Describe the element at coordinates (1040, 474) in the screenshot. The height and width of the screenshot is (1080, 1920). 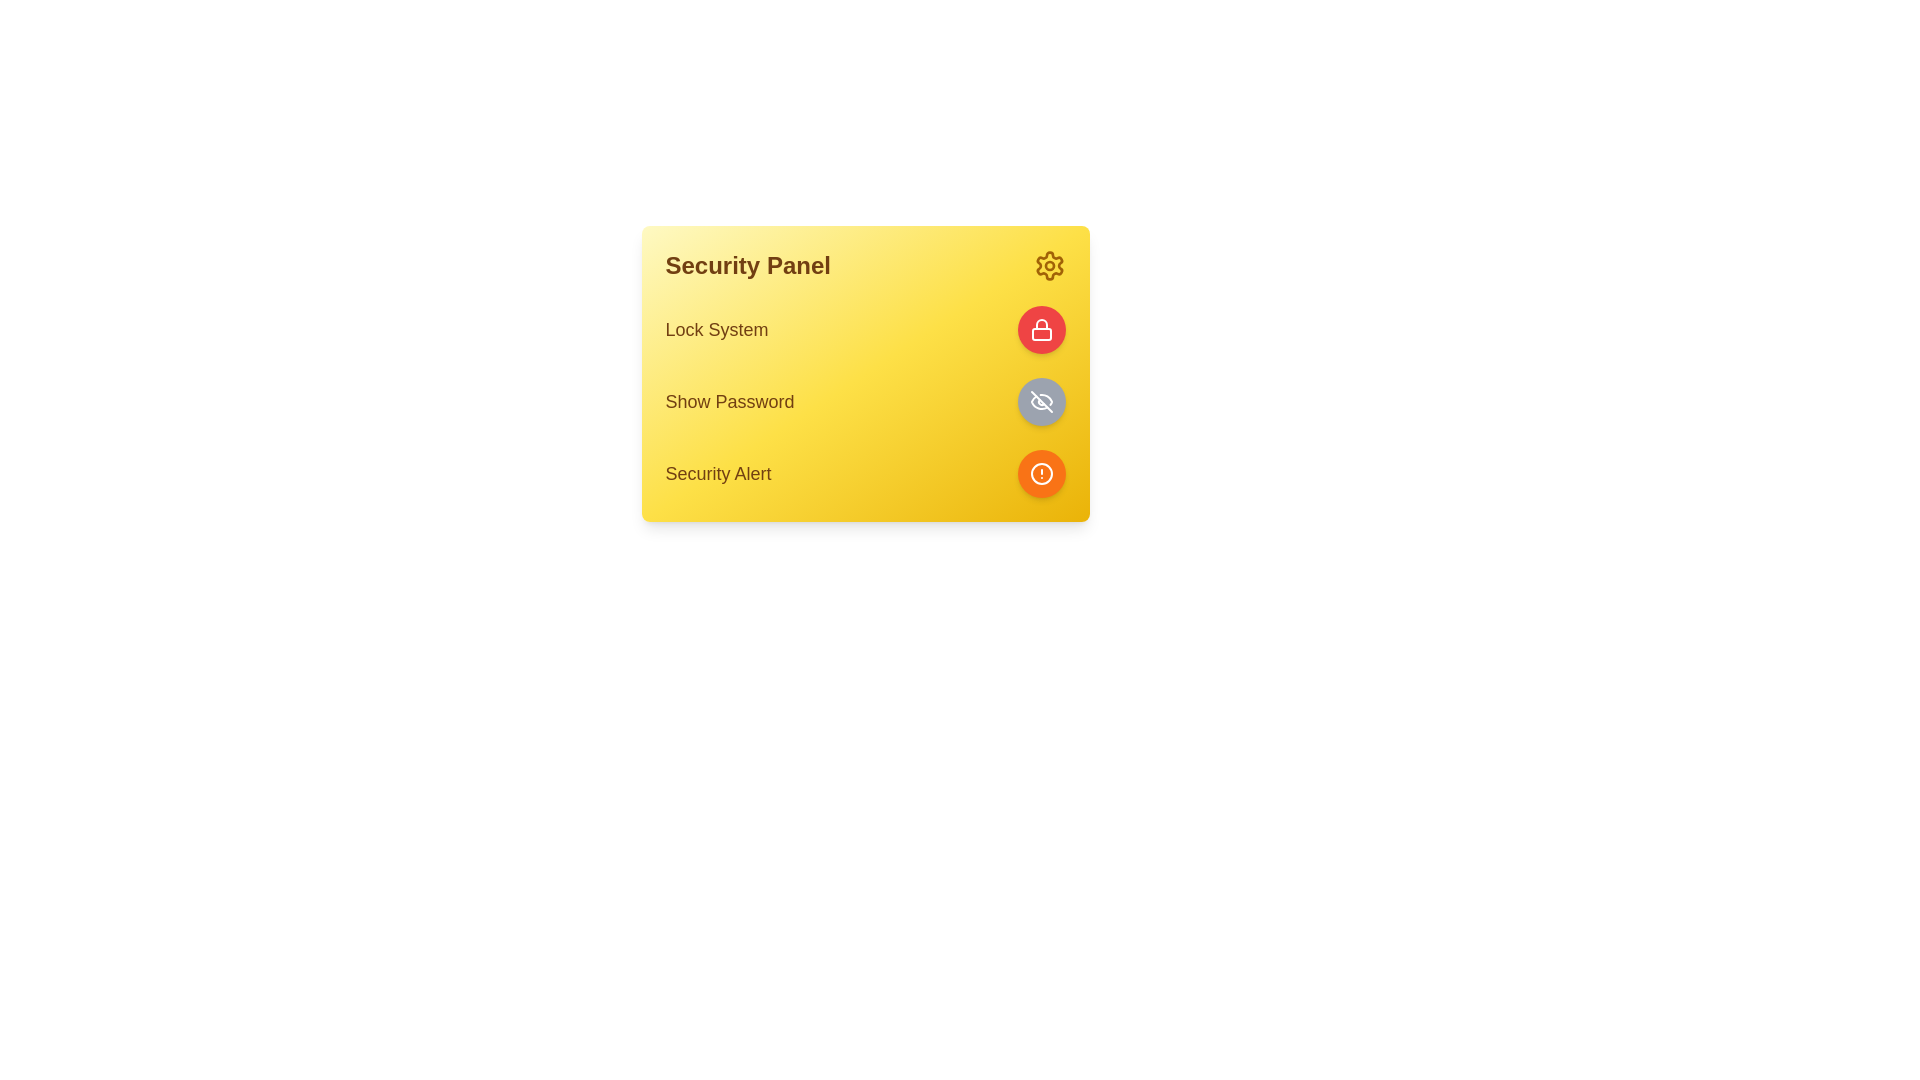
I see `the circular base of the 'Security Alert' icon, which is part of an icon group located at the bottom-right corner of a yellow panel and filled with a medium orange hue` at that location.